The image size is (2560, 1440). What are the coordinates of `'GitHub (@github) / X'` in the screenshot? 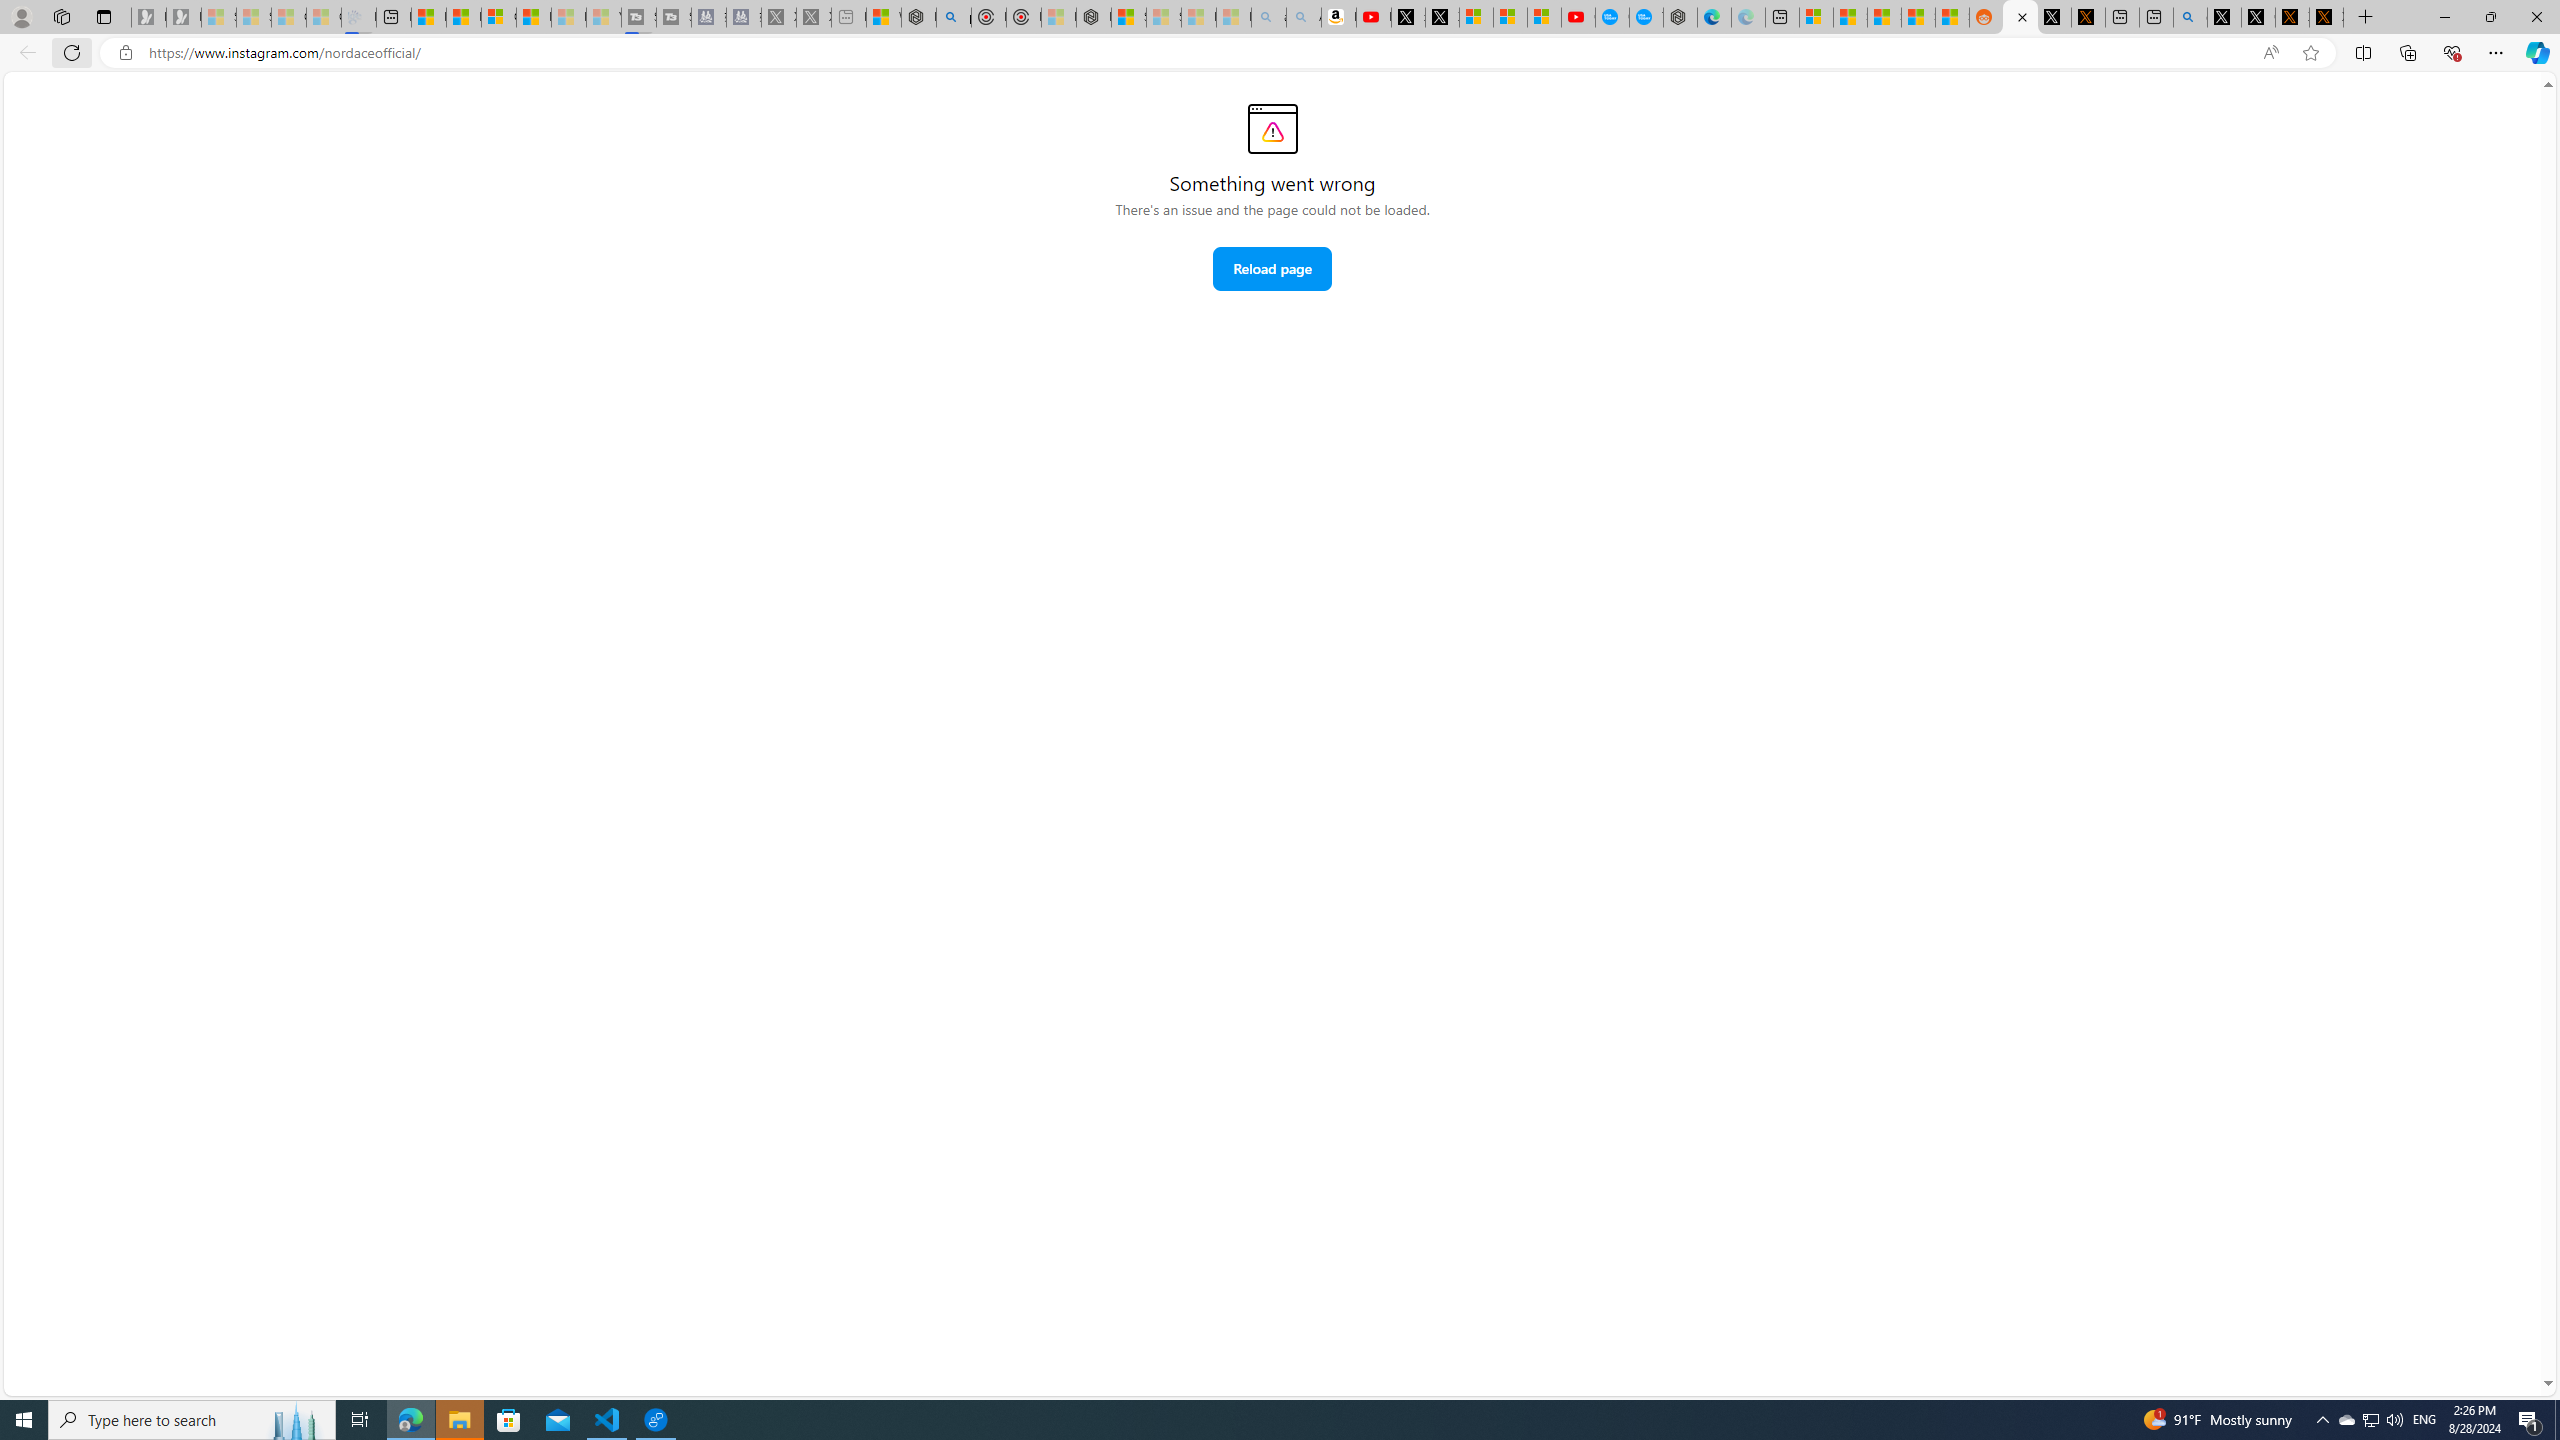 It's located at (2257, 16).